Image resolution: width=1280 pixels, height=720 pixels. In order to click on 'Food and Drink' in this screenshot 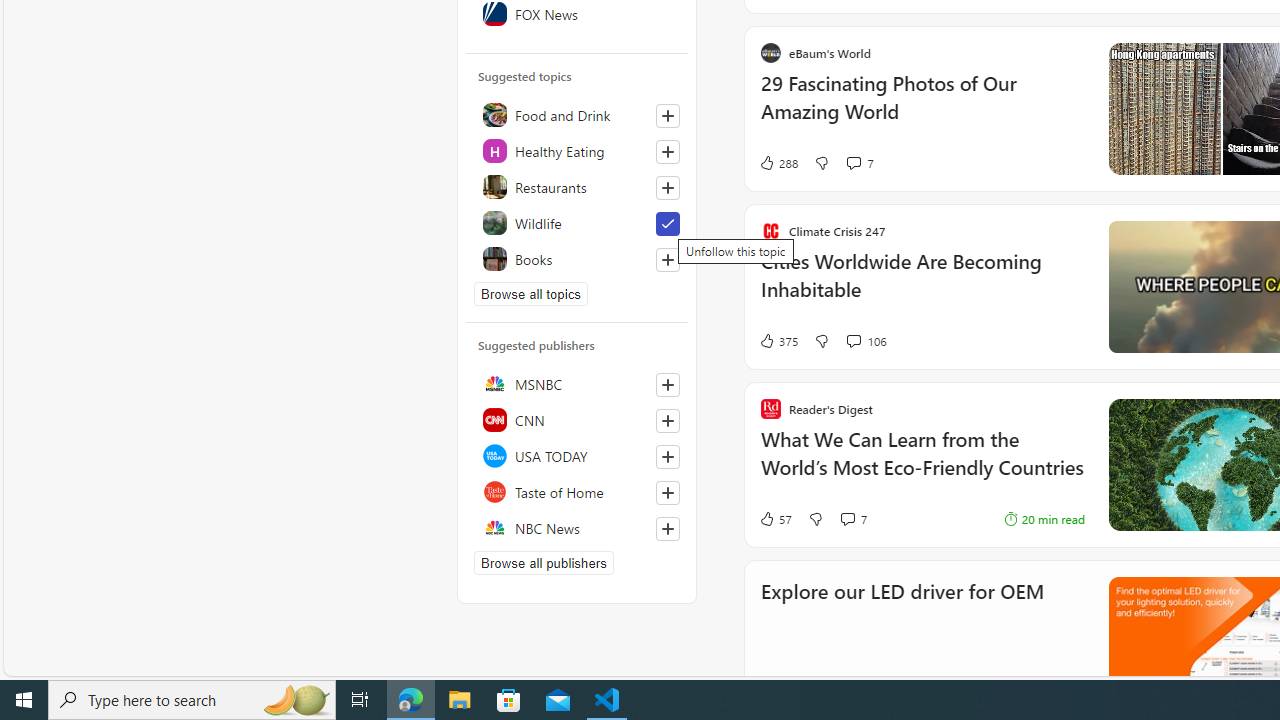, I will do `click(576, 114)`.